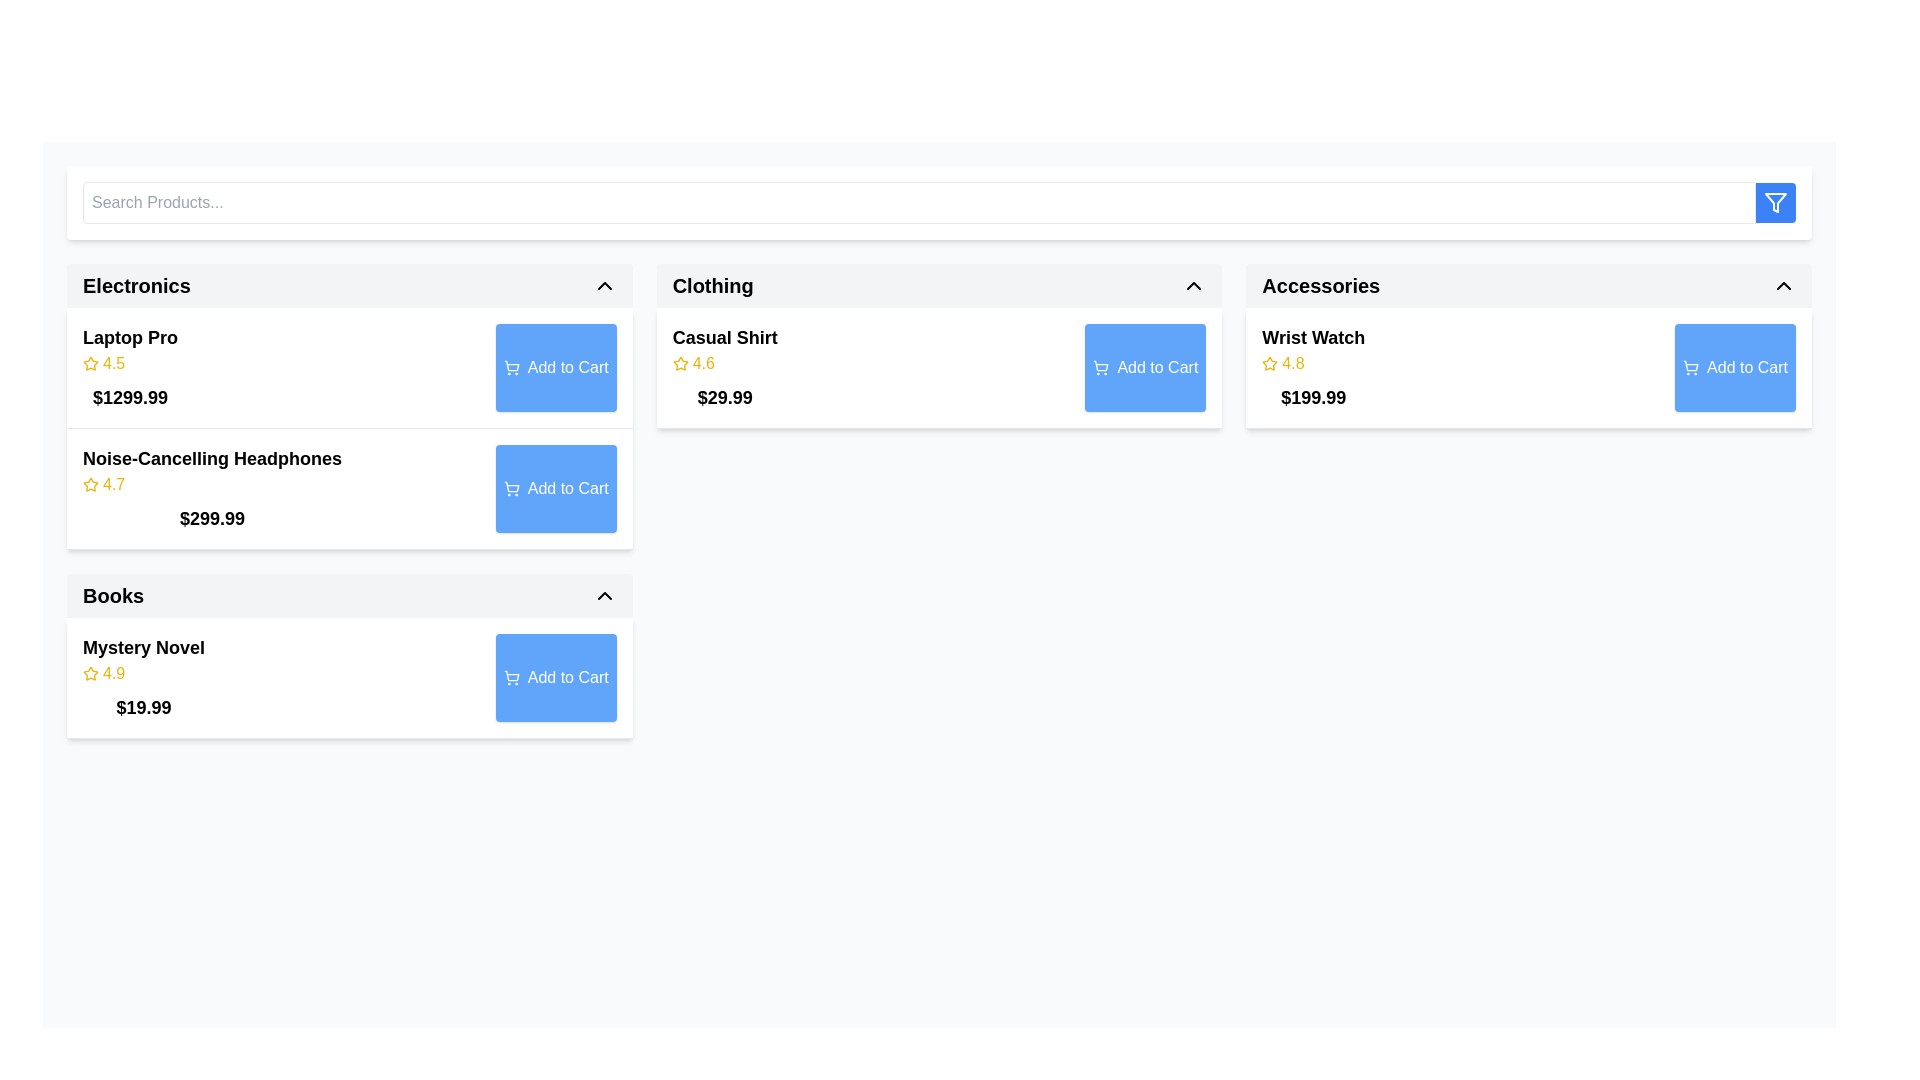 This screenshot has height=1080, width=1920. What do you see at coordinates (511, 367) in the screenshot?
I see `the icon that signifies adding a product to the shopping cart, located within the 'Add to Cart' button for 'Laptop Pro' in the 'Electronics' category` at bounding box center [511, 367].